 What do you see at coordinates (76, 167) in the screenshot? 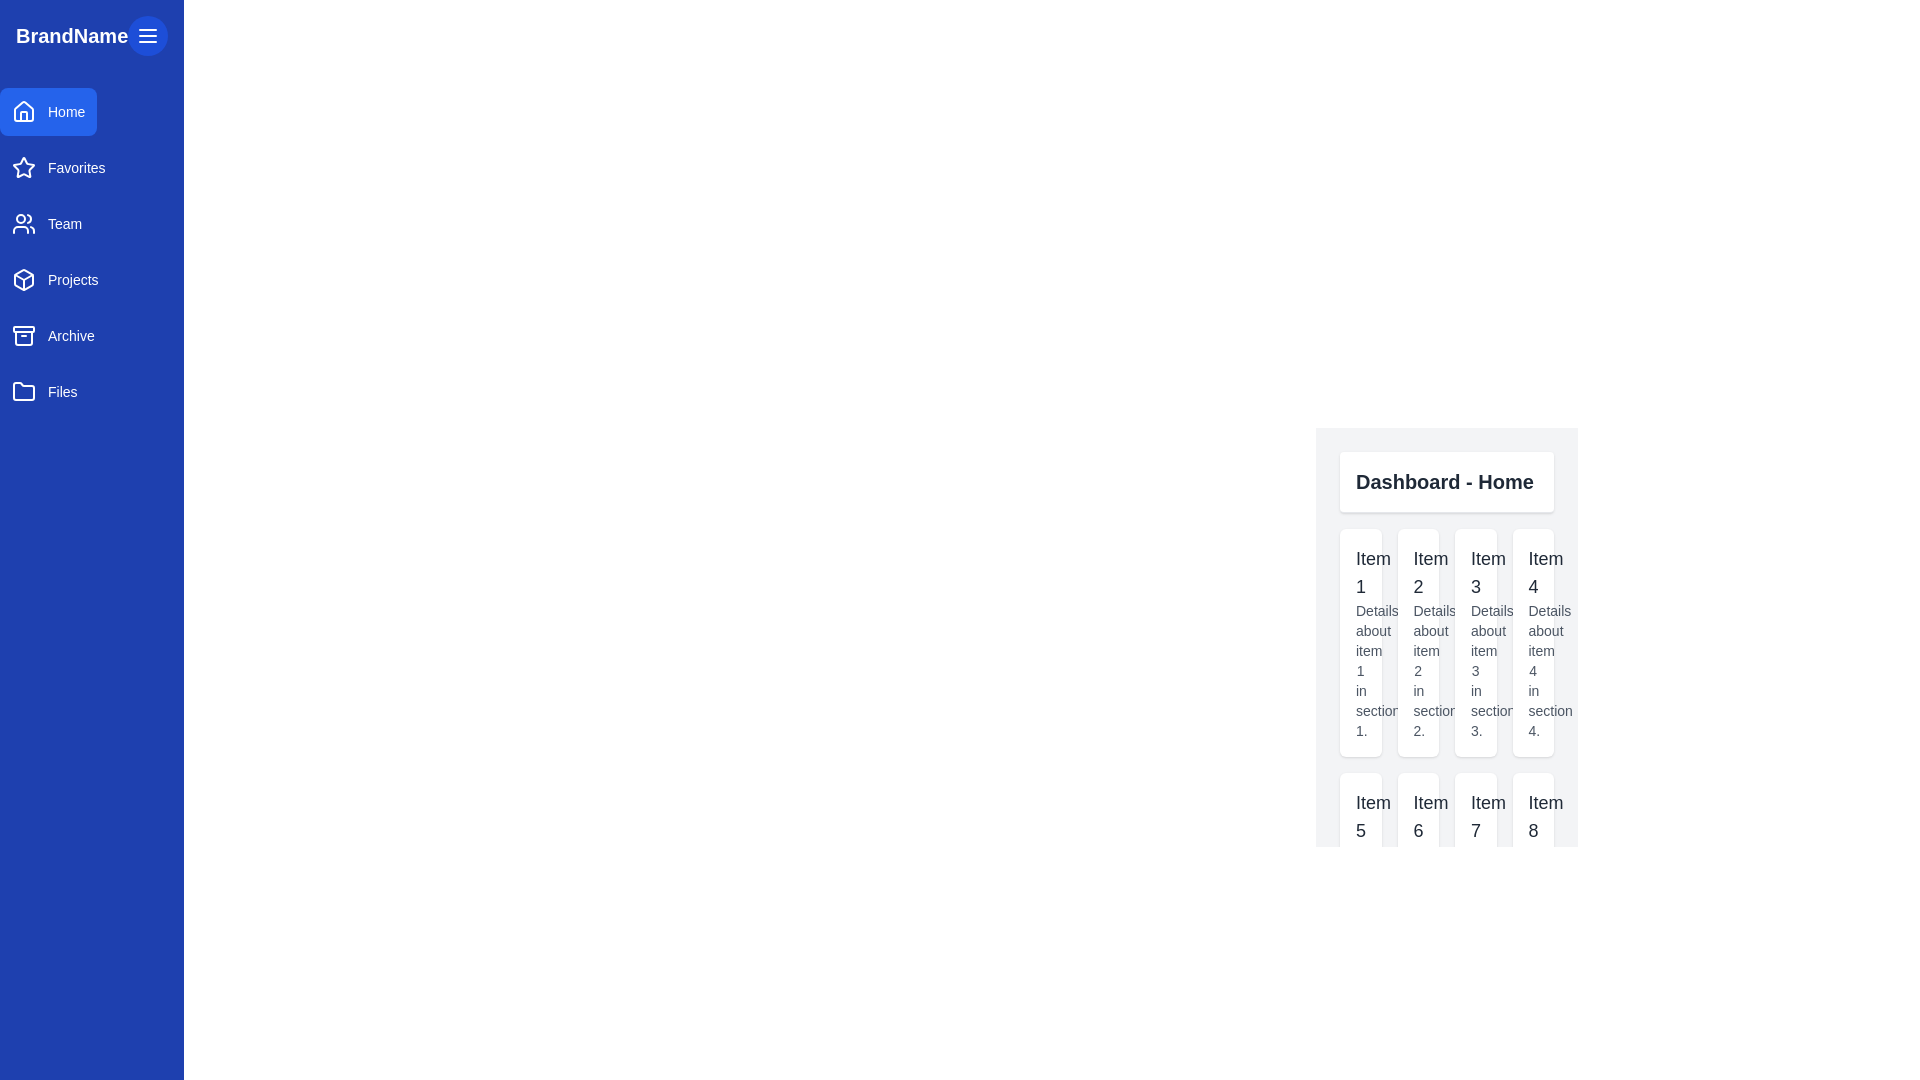
I see `the 'Favorites' text label in the vertical side navigation bar` at bounding box center [76, 167].